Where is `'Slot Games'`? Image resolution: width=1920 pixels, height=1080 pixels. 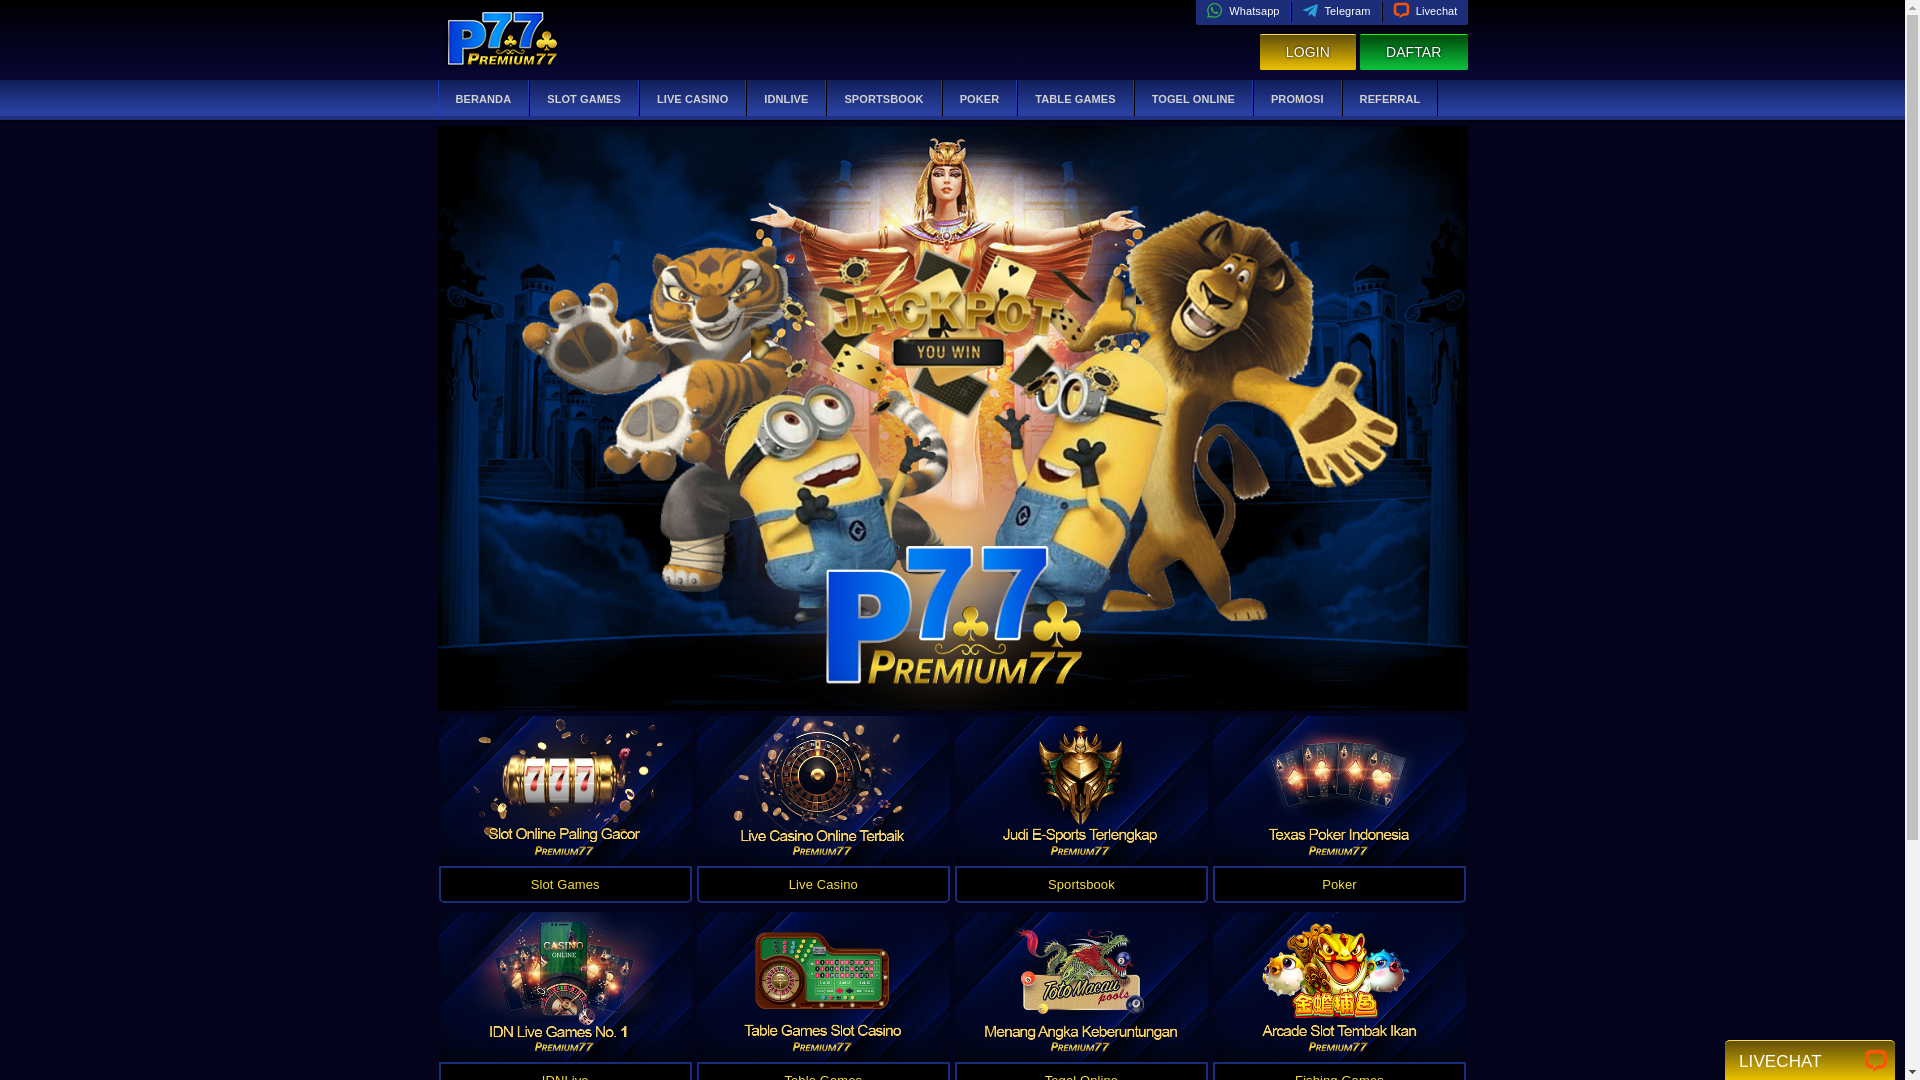 'Slot Games' is located at coordinates (563, 883).